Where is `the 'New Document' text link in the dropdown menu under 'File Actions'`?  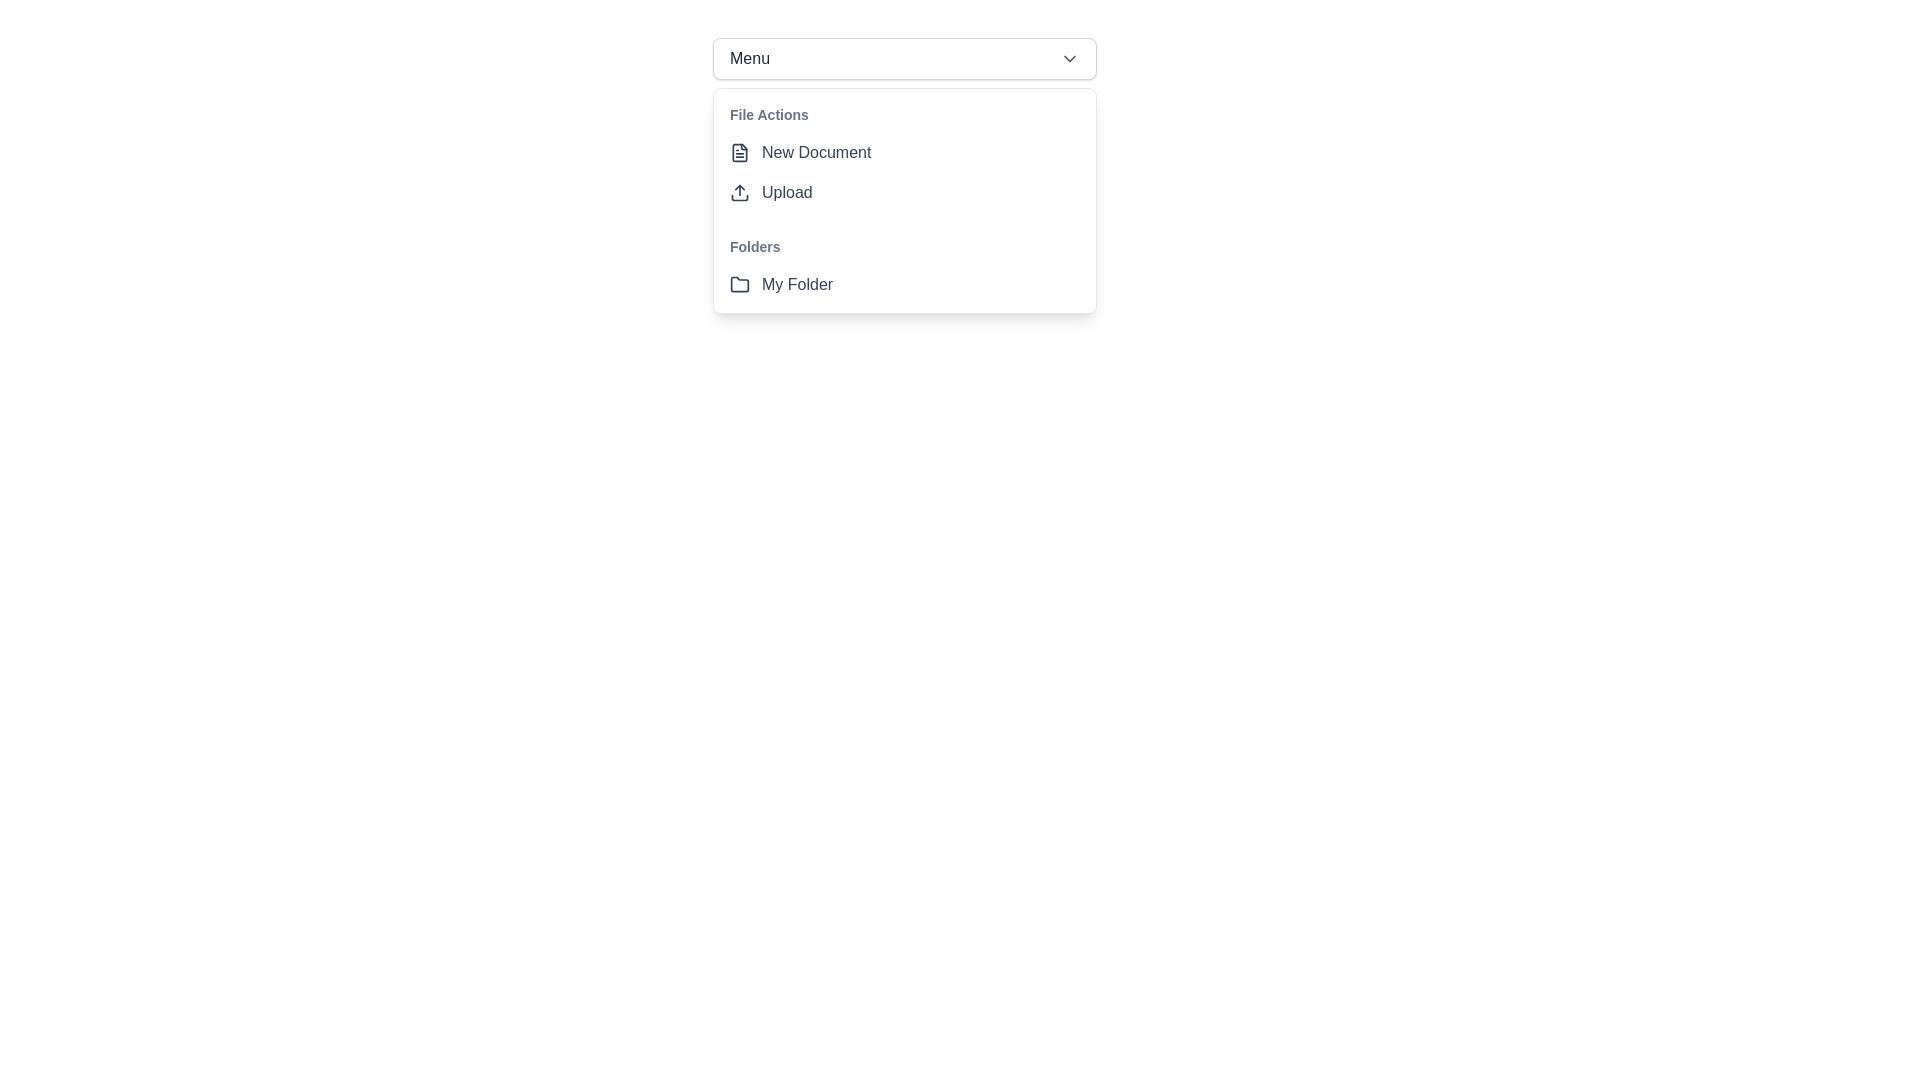
the 'New Document' text link in the dropdown menu under 'File Actions' is located at coordinates (816, 152).